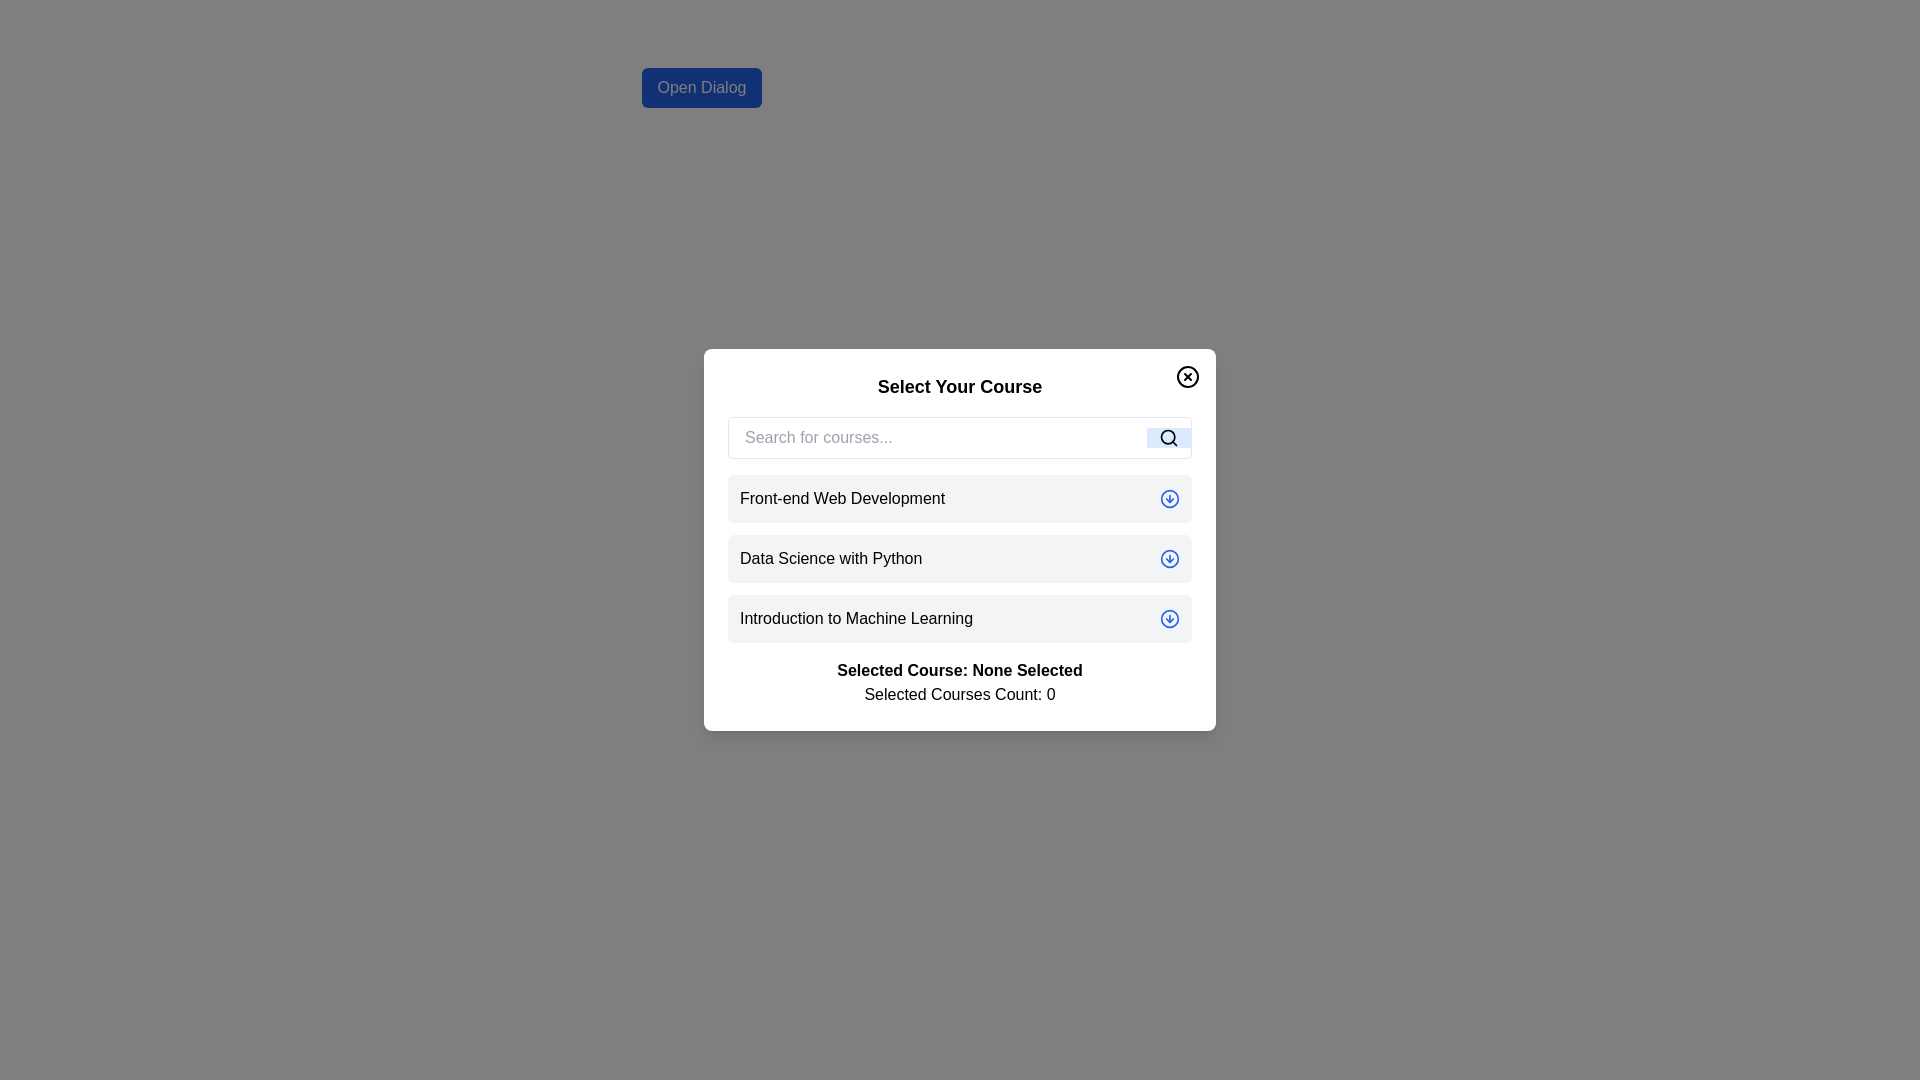 The image size is (1920, 1080). I want to click on the lens part of the search icon, which is a circular shape located in the top-right area of the modal window, adjacent to the input field for searching courses, so click(1168, 436).